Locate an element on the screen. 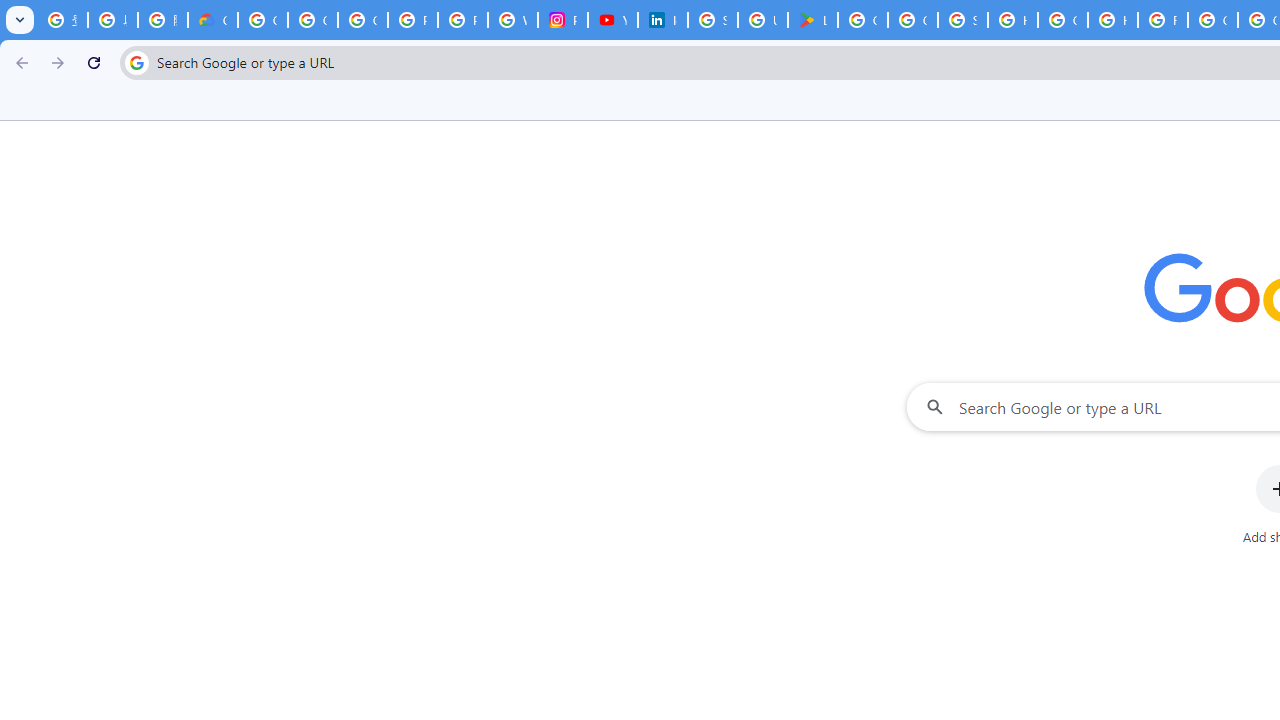 This screenshot has width=1280, height=720. 'Sign in - Google Accounts' is located at coordinates (712, 20).